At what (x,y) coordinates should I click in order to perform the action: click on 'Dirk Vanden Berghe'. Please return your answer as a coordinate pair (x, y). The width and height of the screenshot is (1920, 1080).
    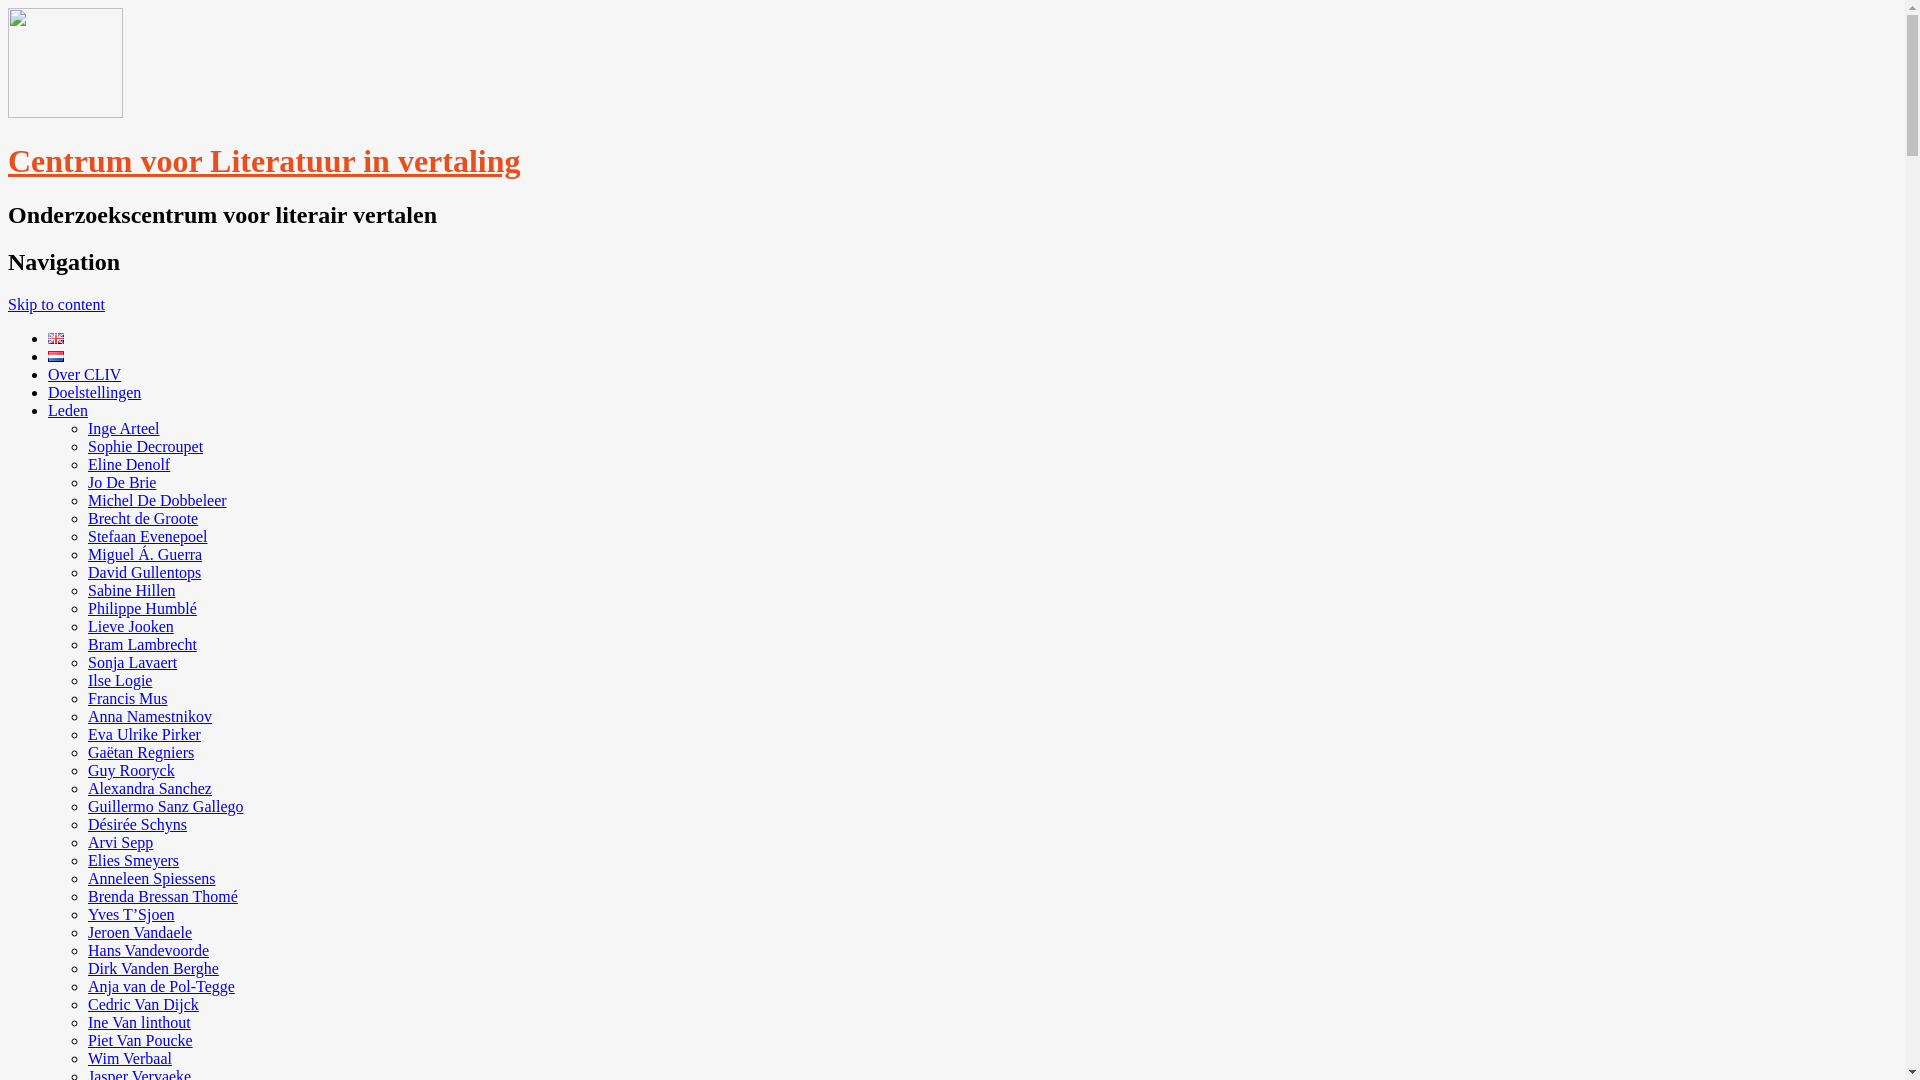
    Looking at the image, I should click on (86, 967).